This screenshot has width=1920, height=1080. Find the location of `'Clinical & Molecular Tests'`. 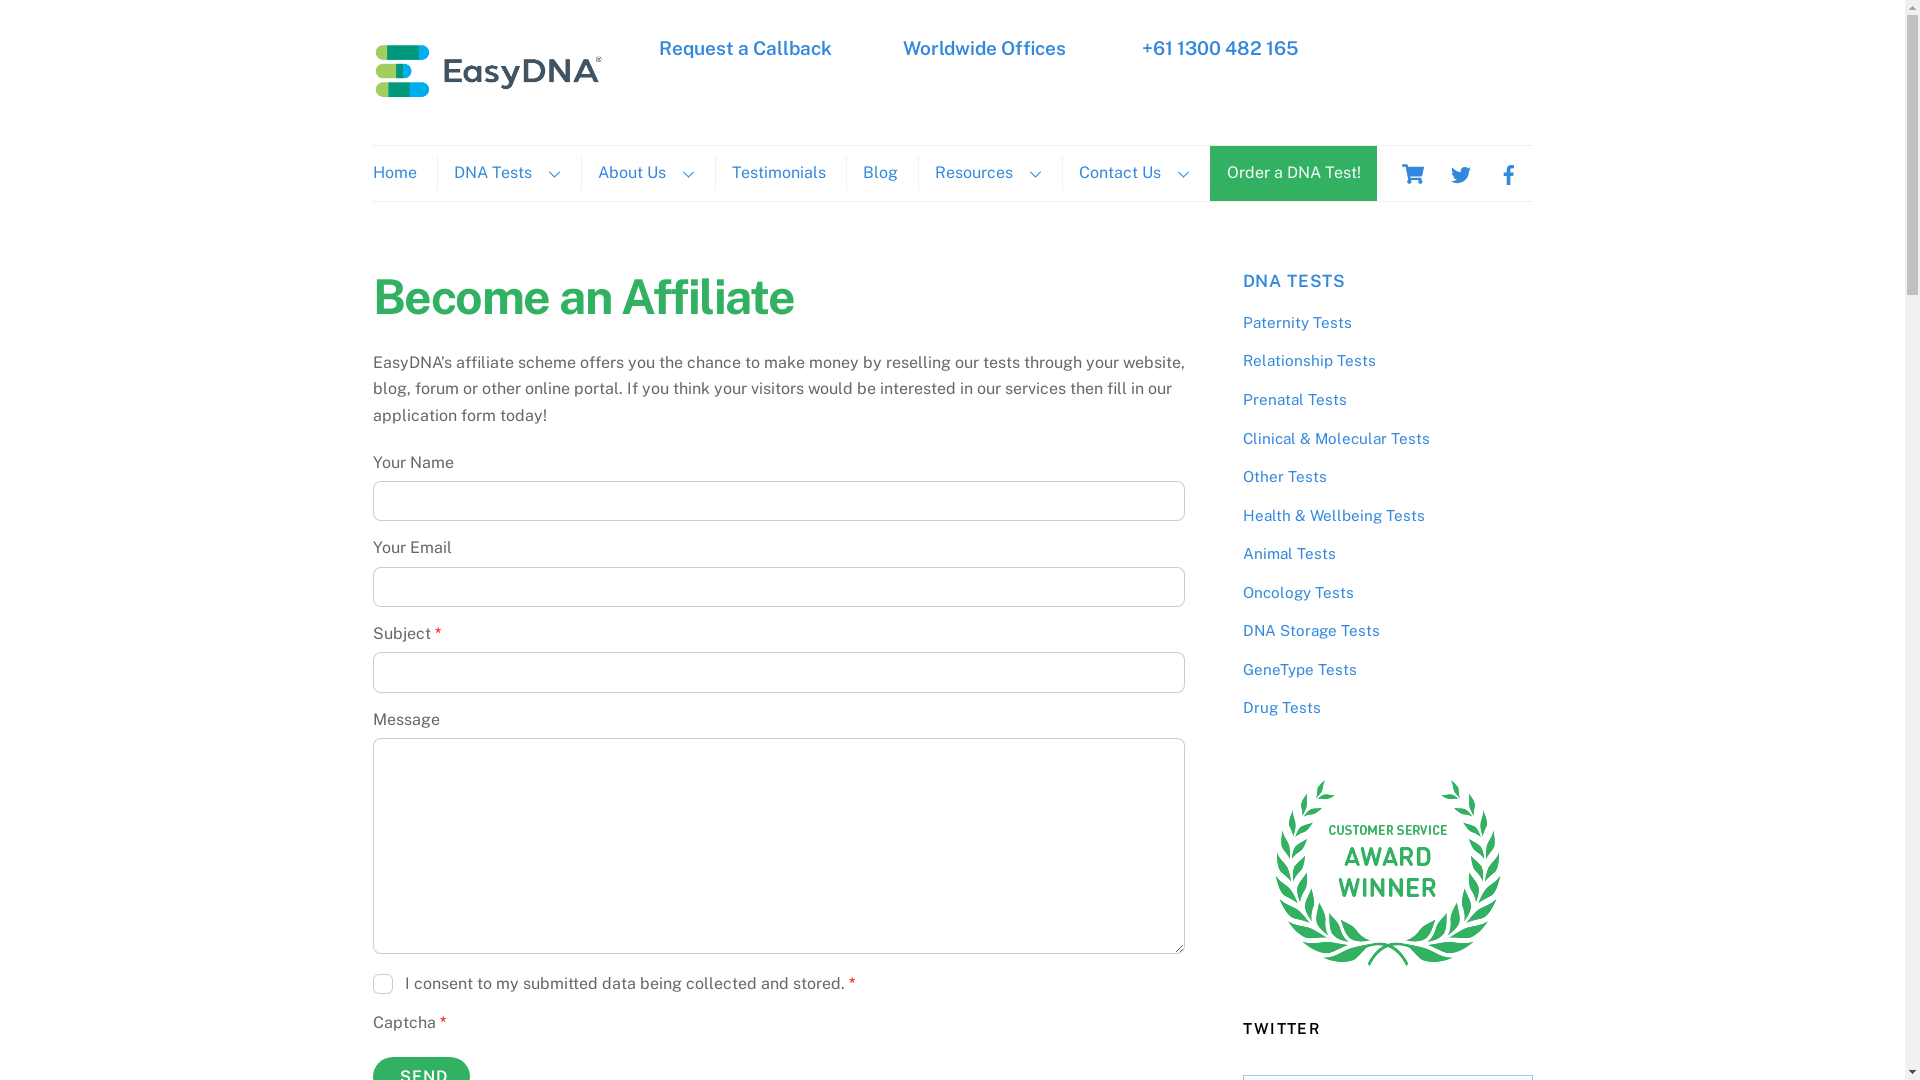

'Clinical & Molecular Tests' is located at coordinates (1241, 437).